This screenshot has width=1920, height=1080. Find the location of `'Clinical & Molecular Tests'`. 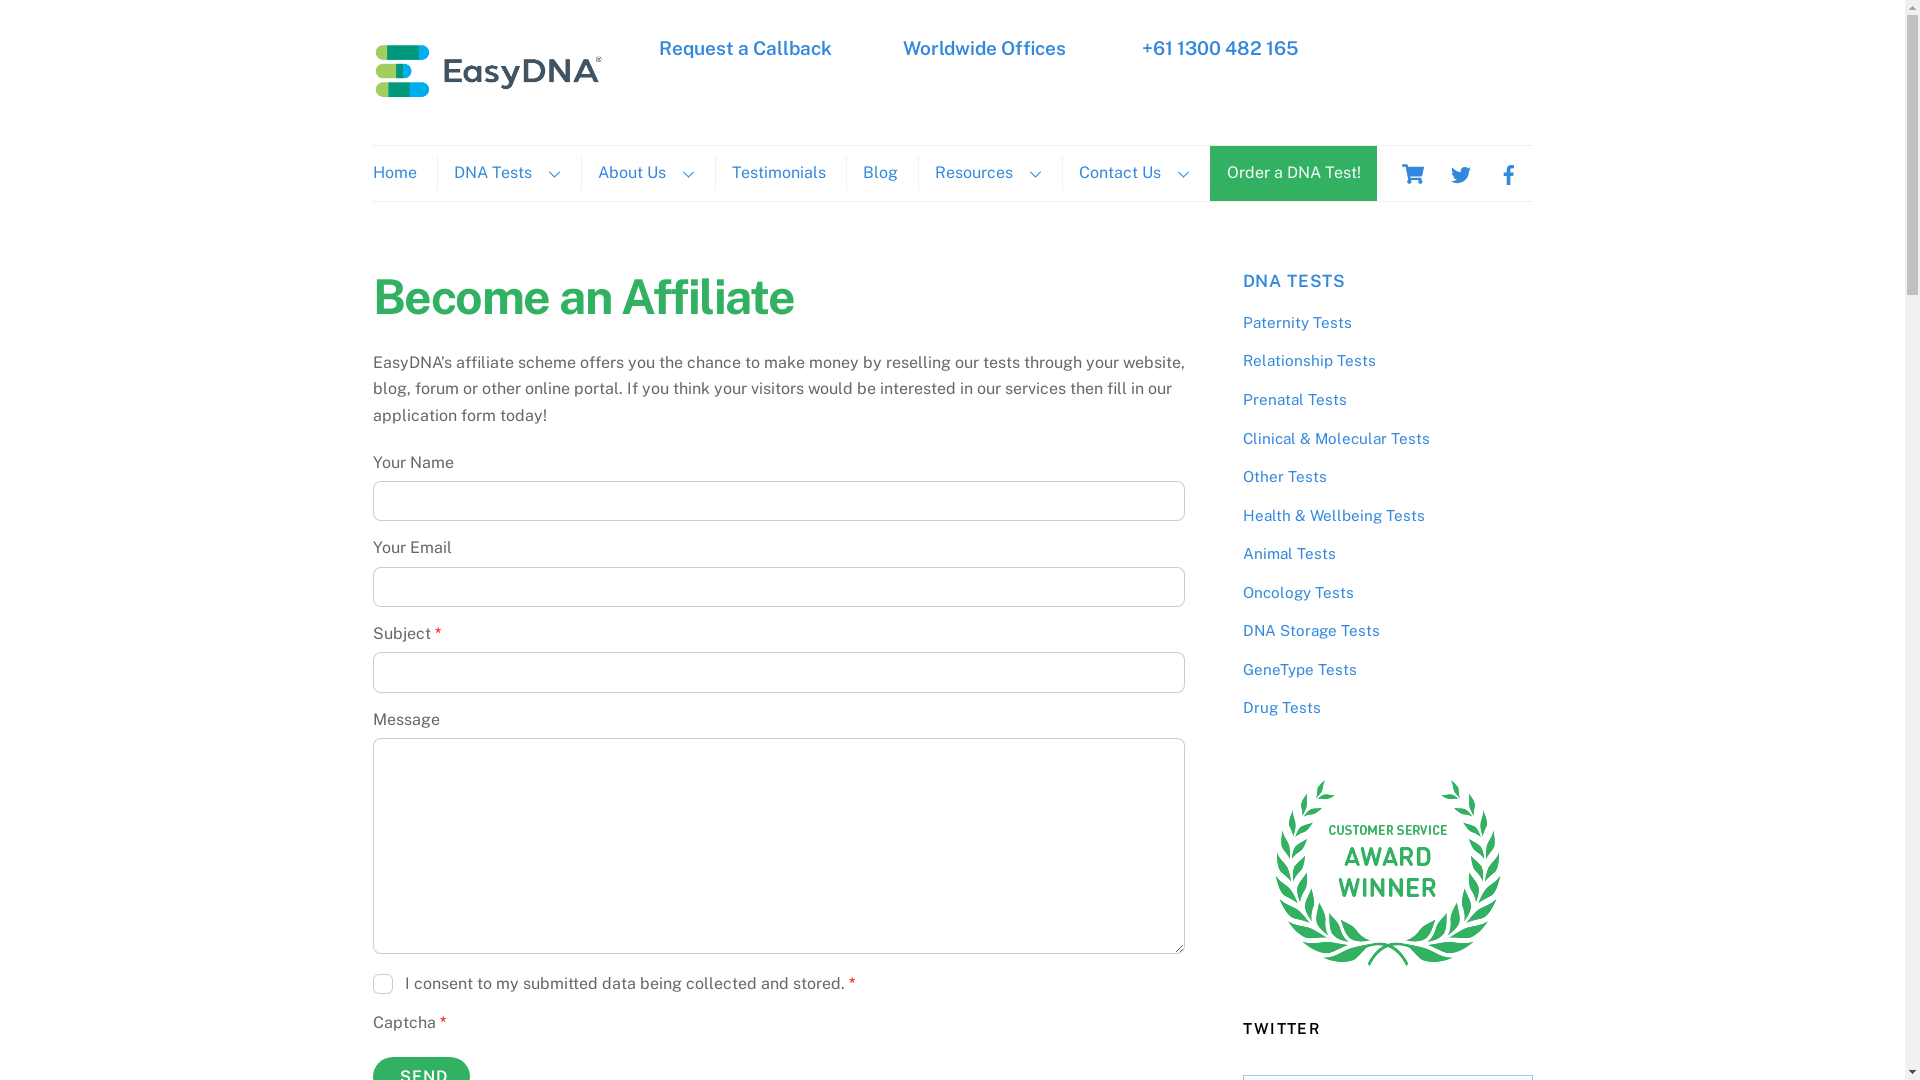

'Clinical & Molecular Tests' is located at coordinates (1241, 437).